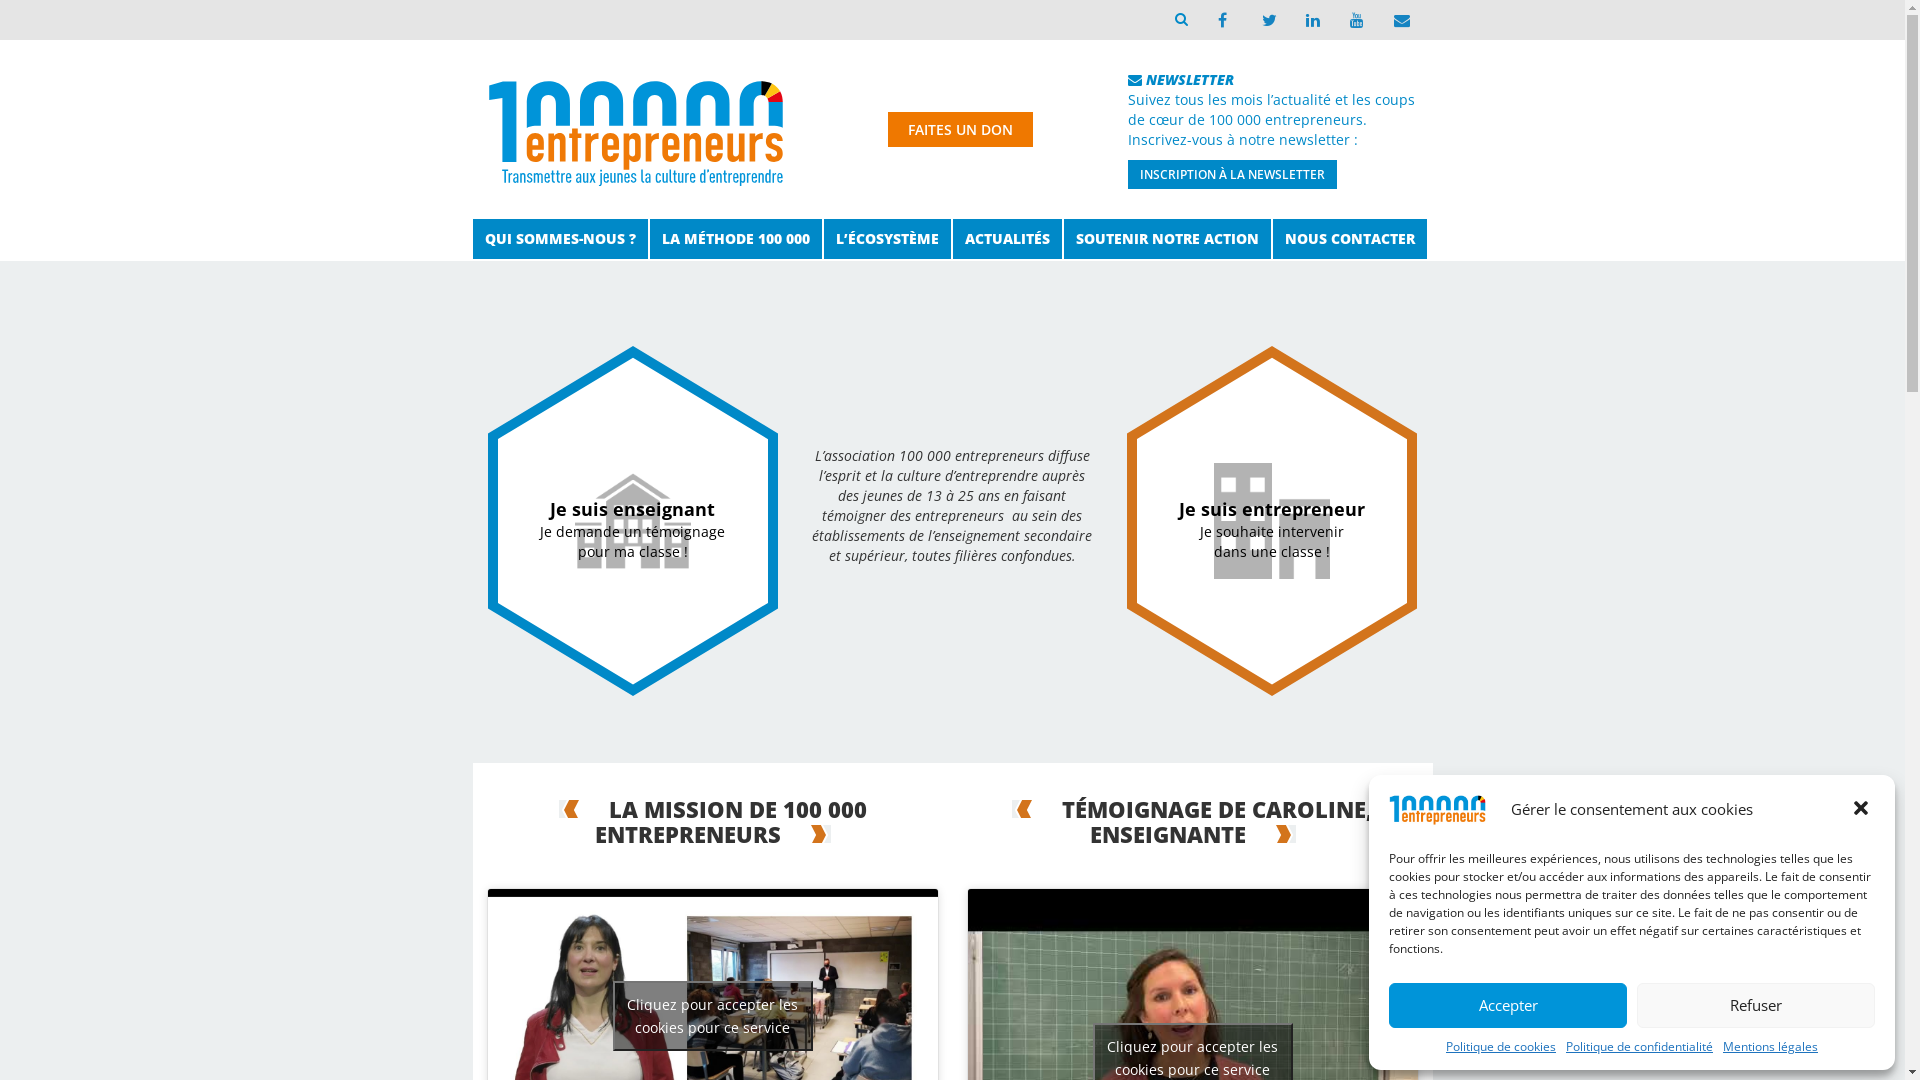  What do you see at coordinates (1221, 19) in the screenshot?
I see `'Facebook'` at bounding box center [1221, 19].